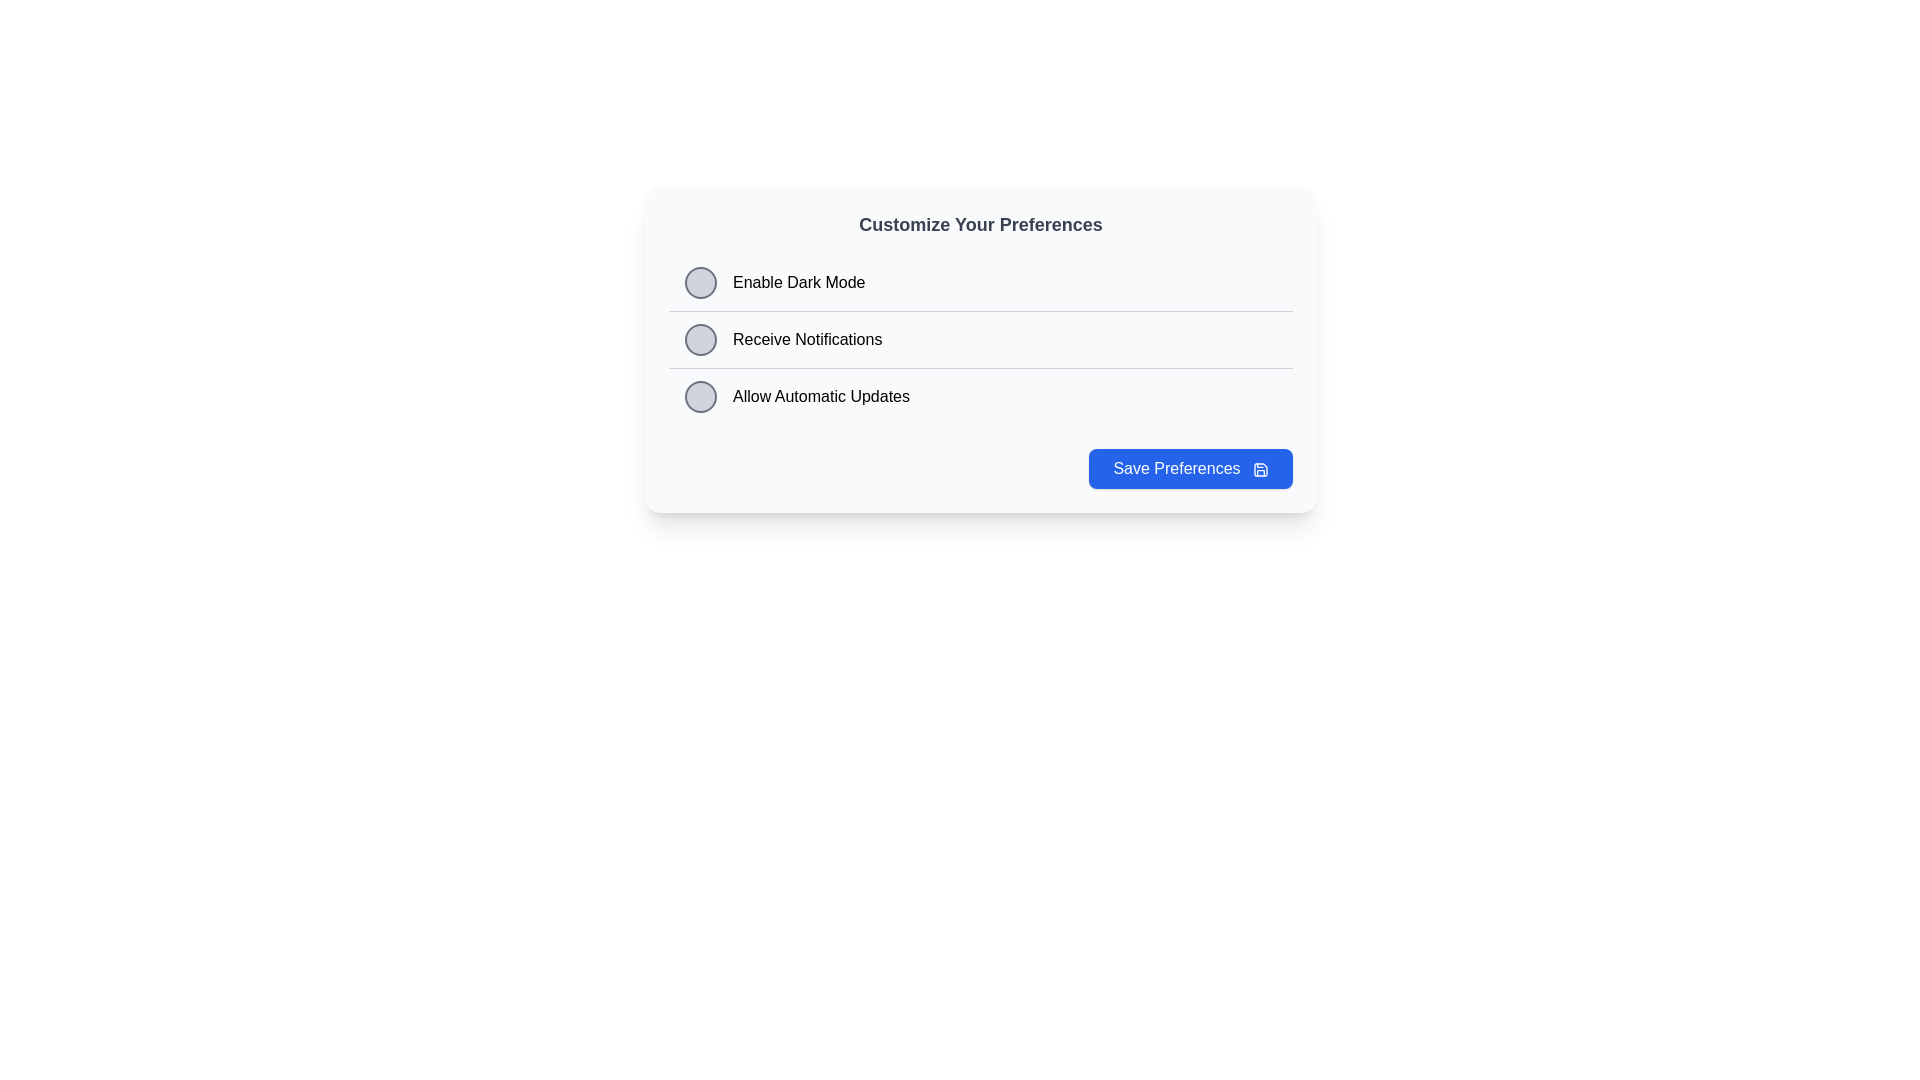  Describe the element at coordinates (782, 338) in the screenshot. I see `the 'Receive Notifications' label in the preferences customization panel, which is the second entry in the vertical list of options, below 'Enable Dark Mode' and above 'Allow Automatic Updates'` at that location.